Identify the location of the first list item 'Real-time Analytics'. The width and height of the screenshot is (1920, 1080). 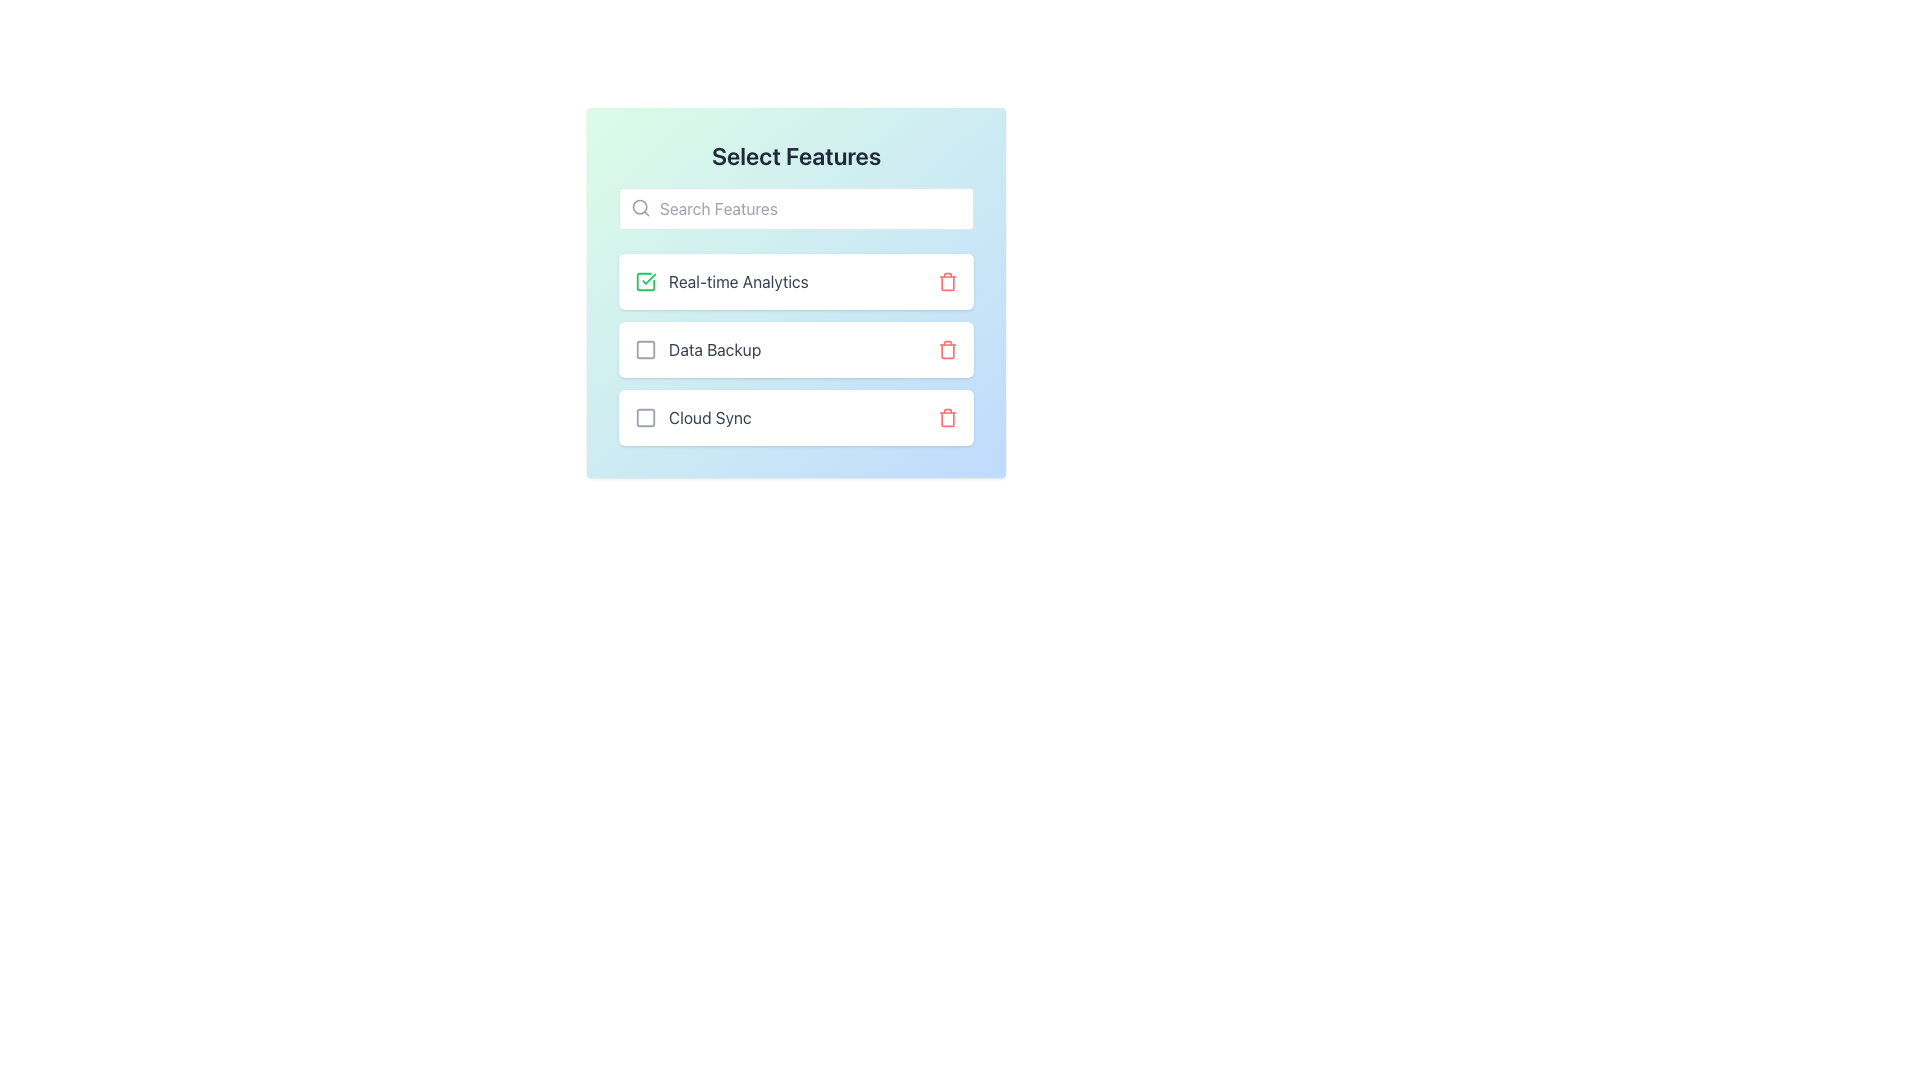
(795, 281).